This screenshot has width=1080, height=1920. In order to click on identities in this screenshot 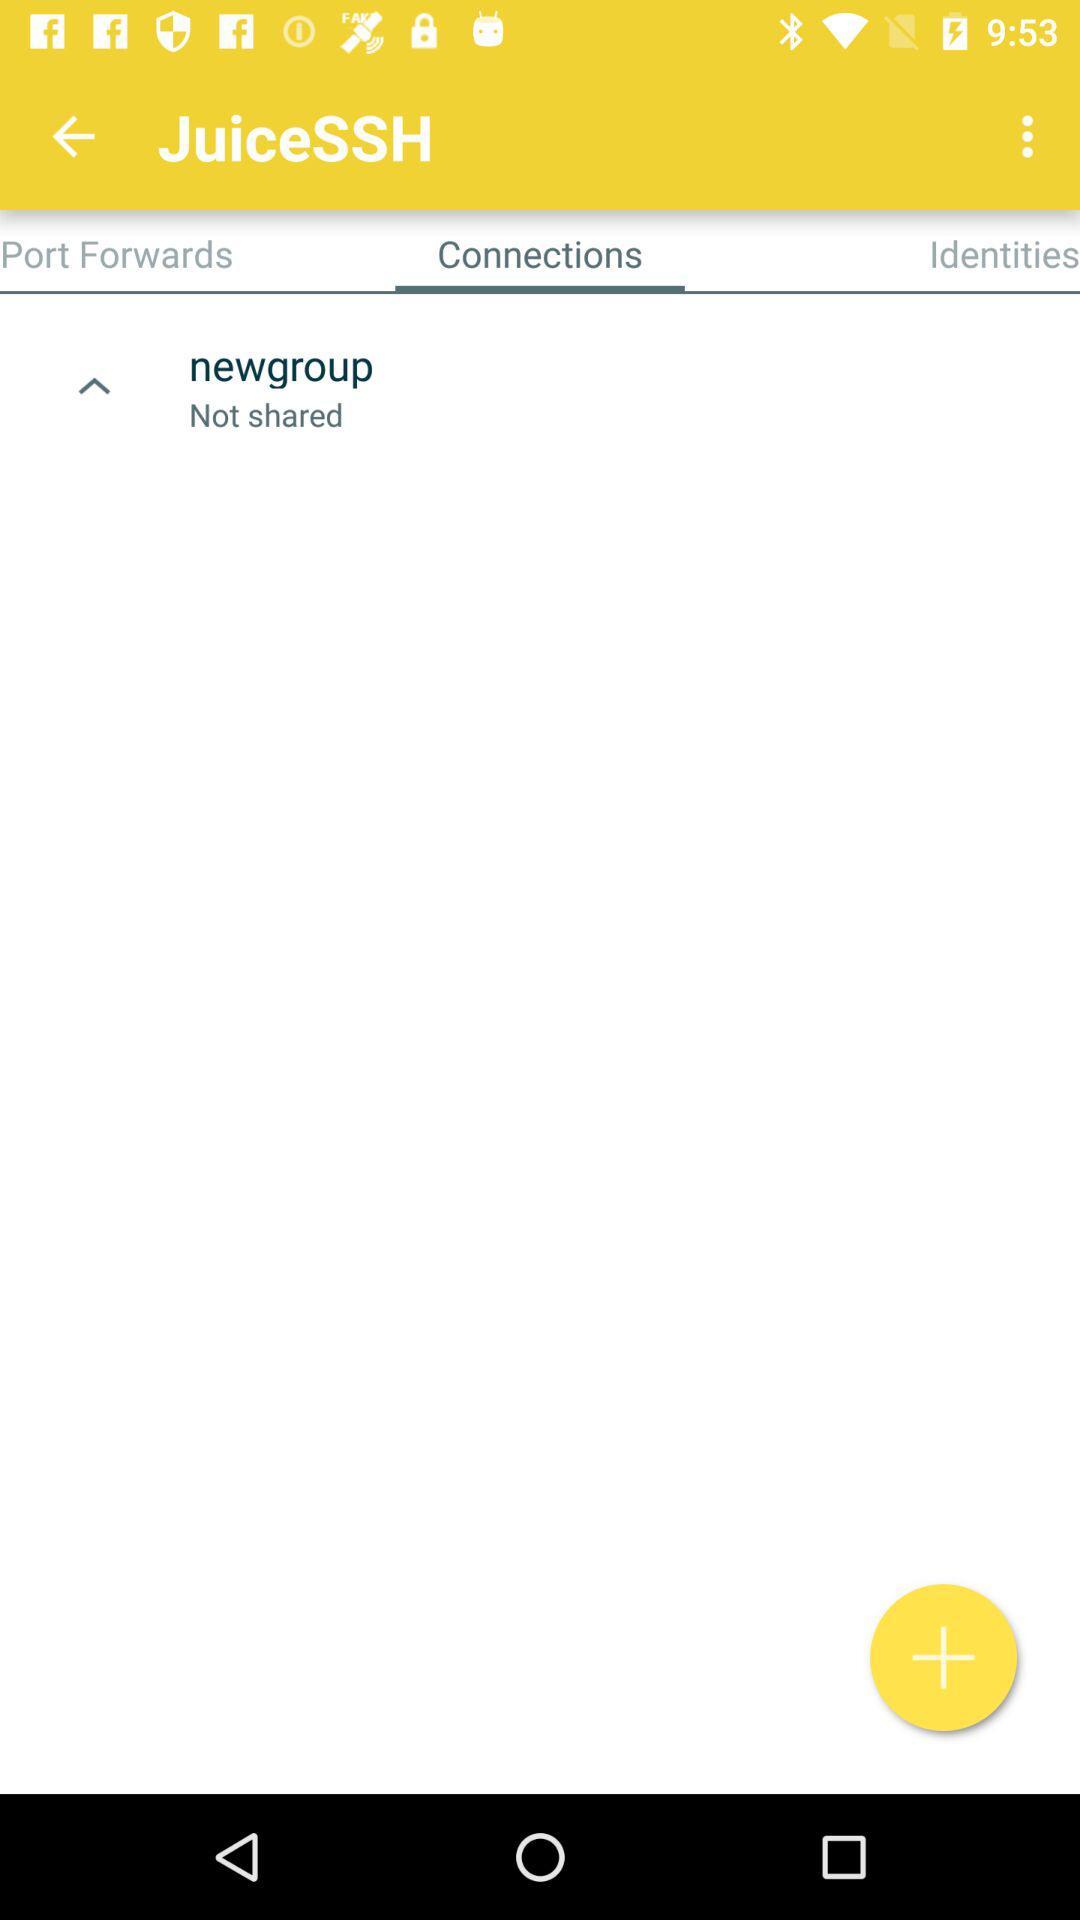, I will do `click(1004, 252)`.